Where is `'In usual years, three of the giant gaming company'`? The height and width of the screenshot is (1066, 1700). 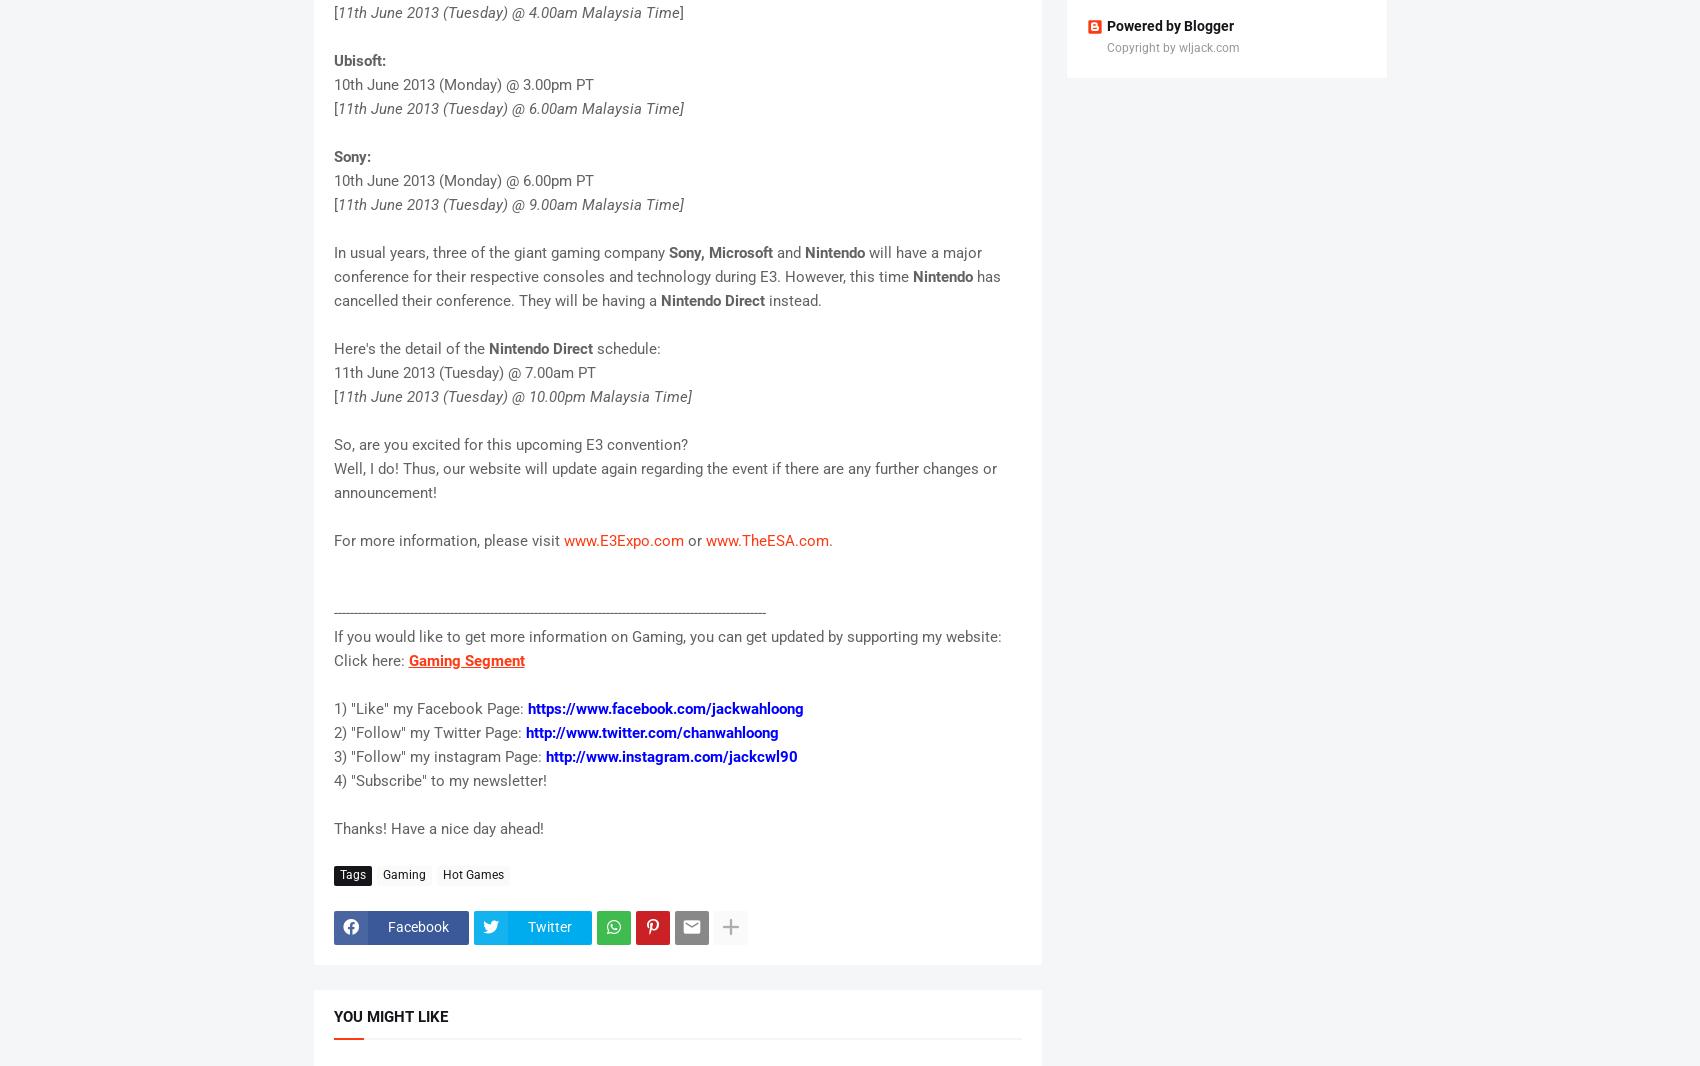
'In usual years, three of the giant gaming company' is located at coordinates (500, 251).